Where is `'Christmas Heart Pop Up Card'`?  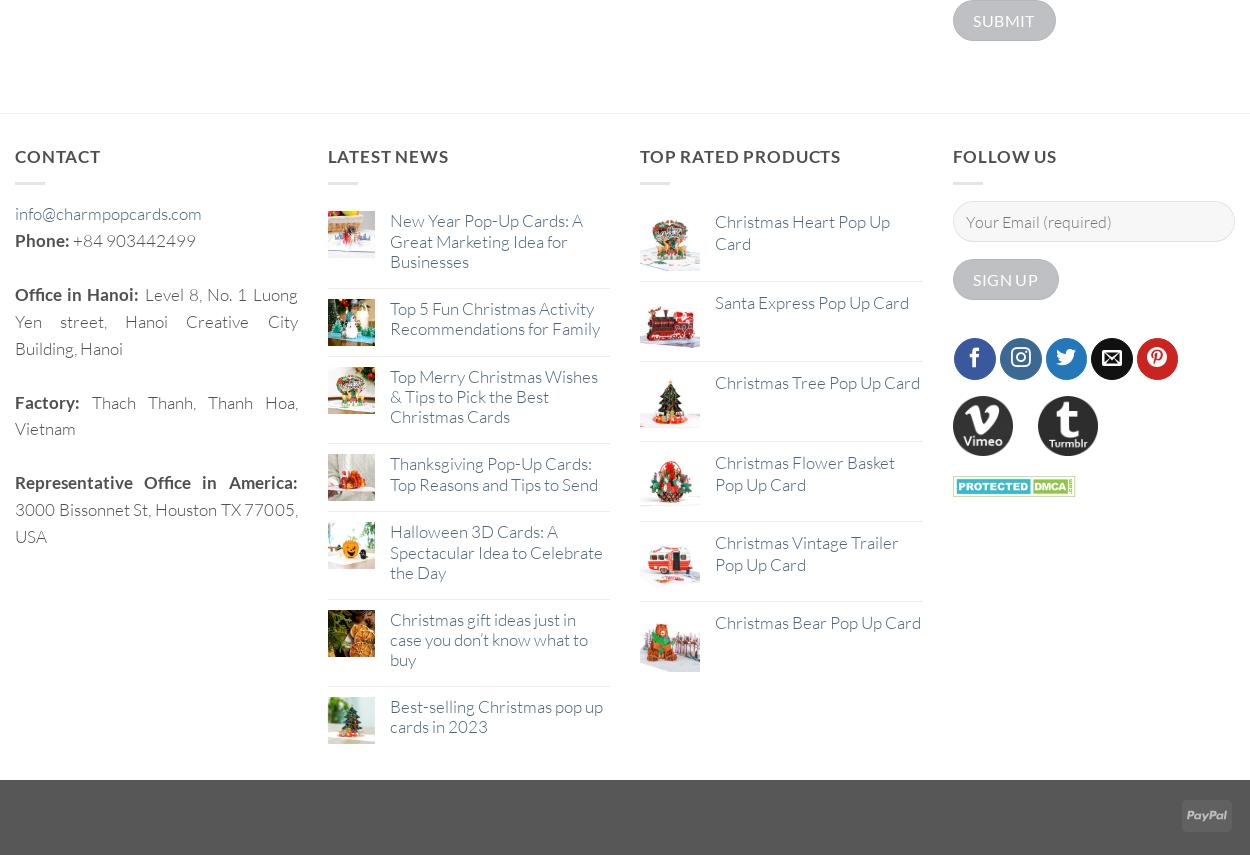 'Christmas Heart Pop Up Card' is located at coordinates (802, 231).